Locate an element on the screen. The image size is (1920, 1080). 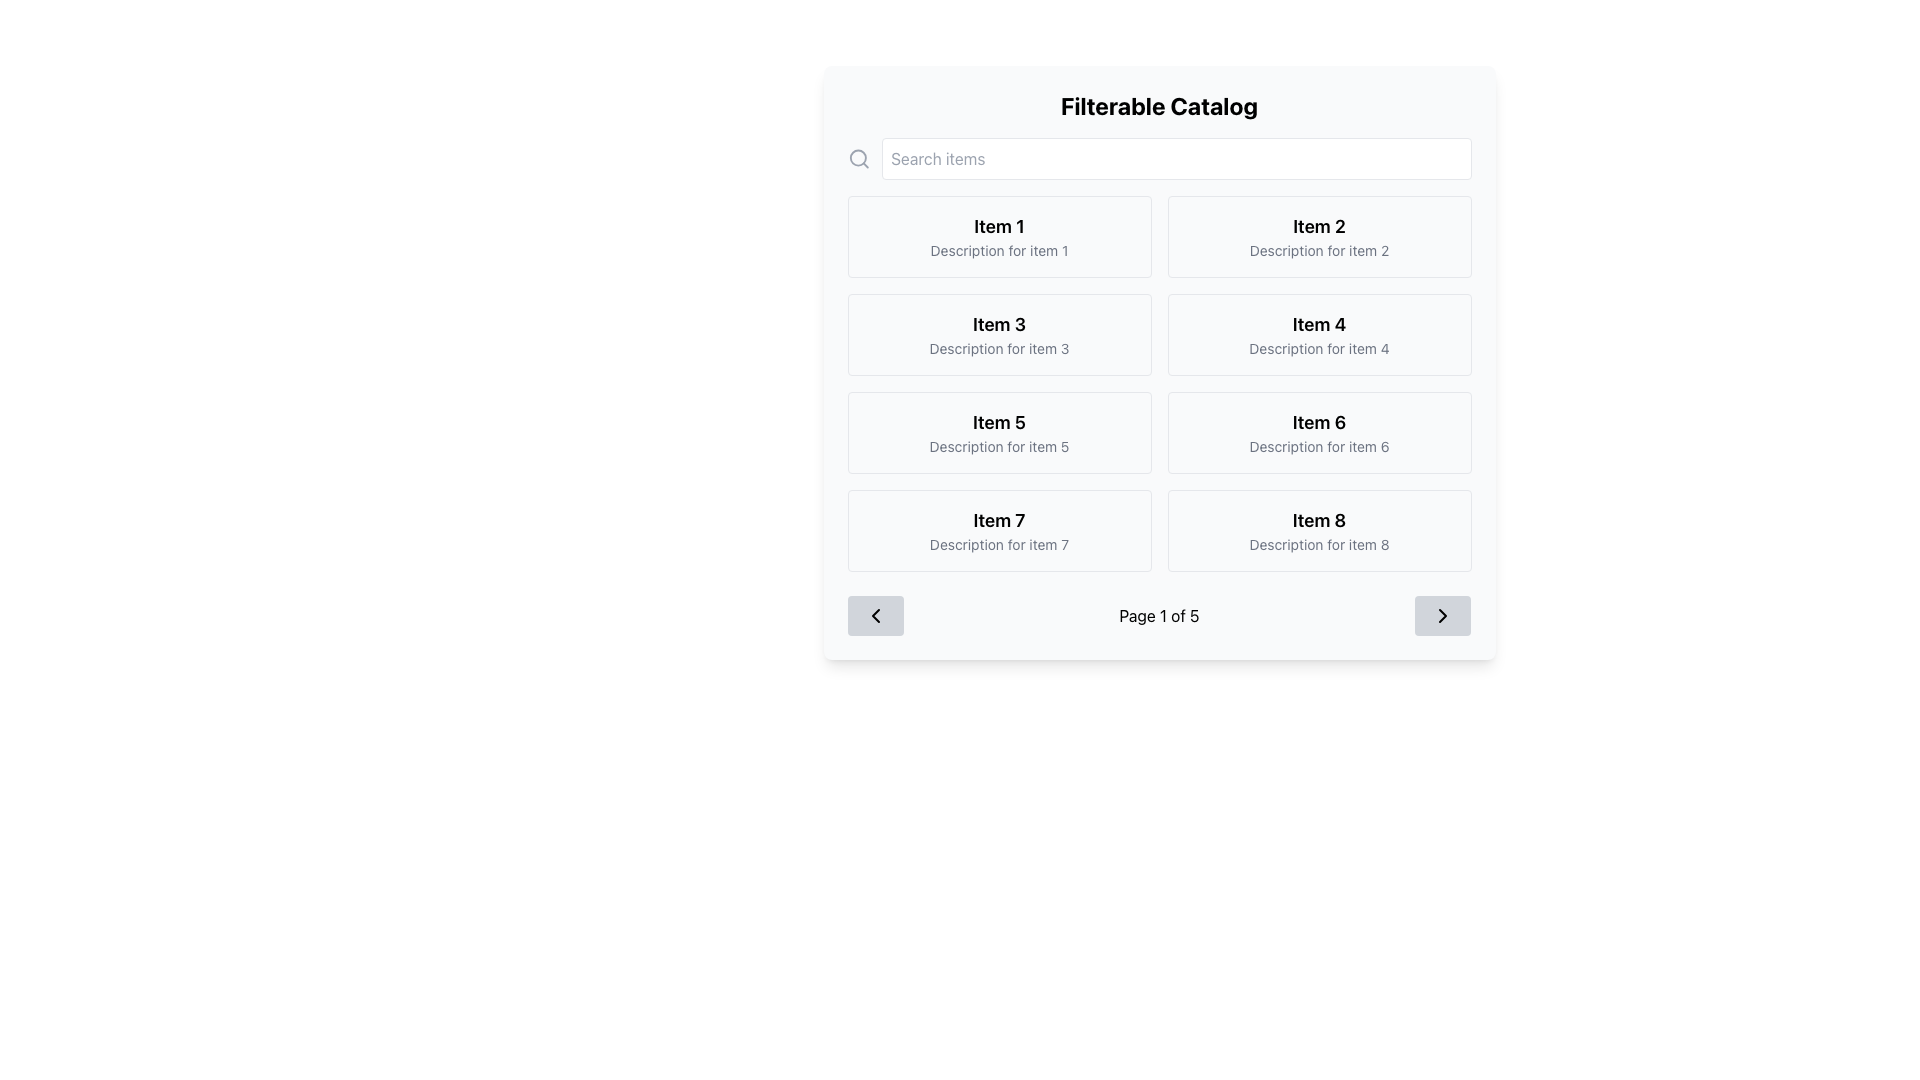
the arrow icon pointing rightwards located at the far right side of the pagination controls, next to the 'Page 1 of 5' text is located at coordinates (1443, 615).